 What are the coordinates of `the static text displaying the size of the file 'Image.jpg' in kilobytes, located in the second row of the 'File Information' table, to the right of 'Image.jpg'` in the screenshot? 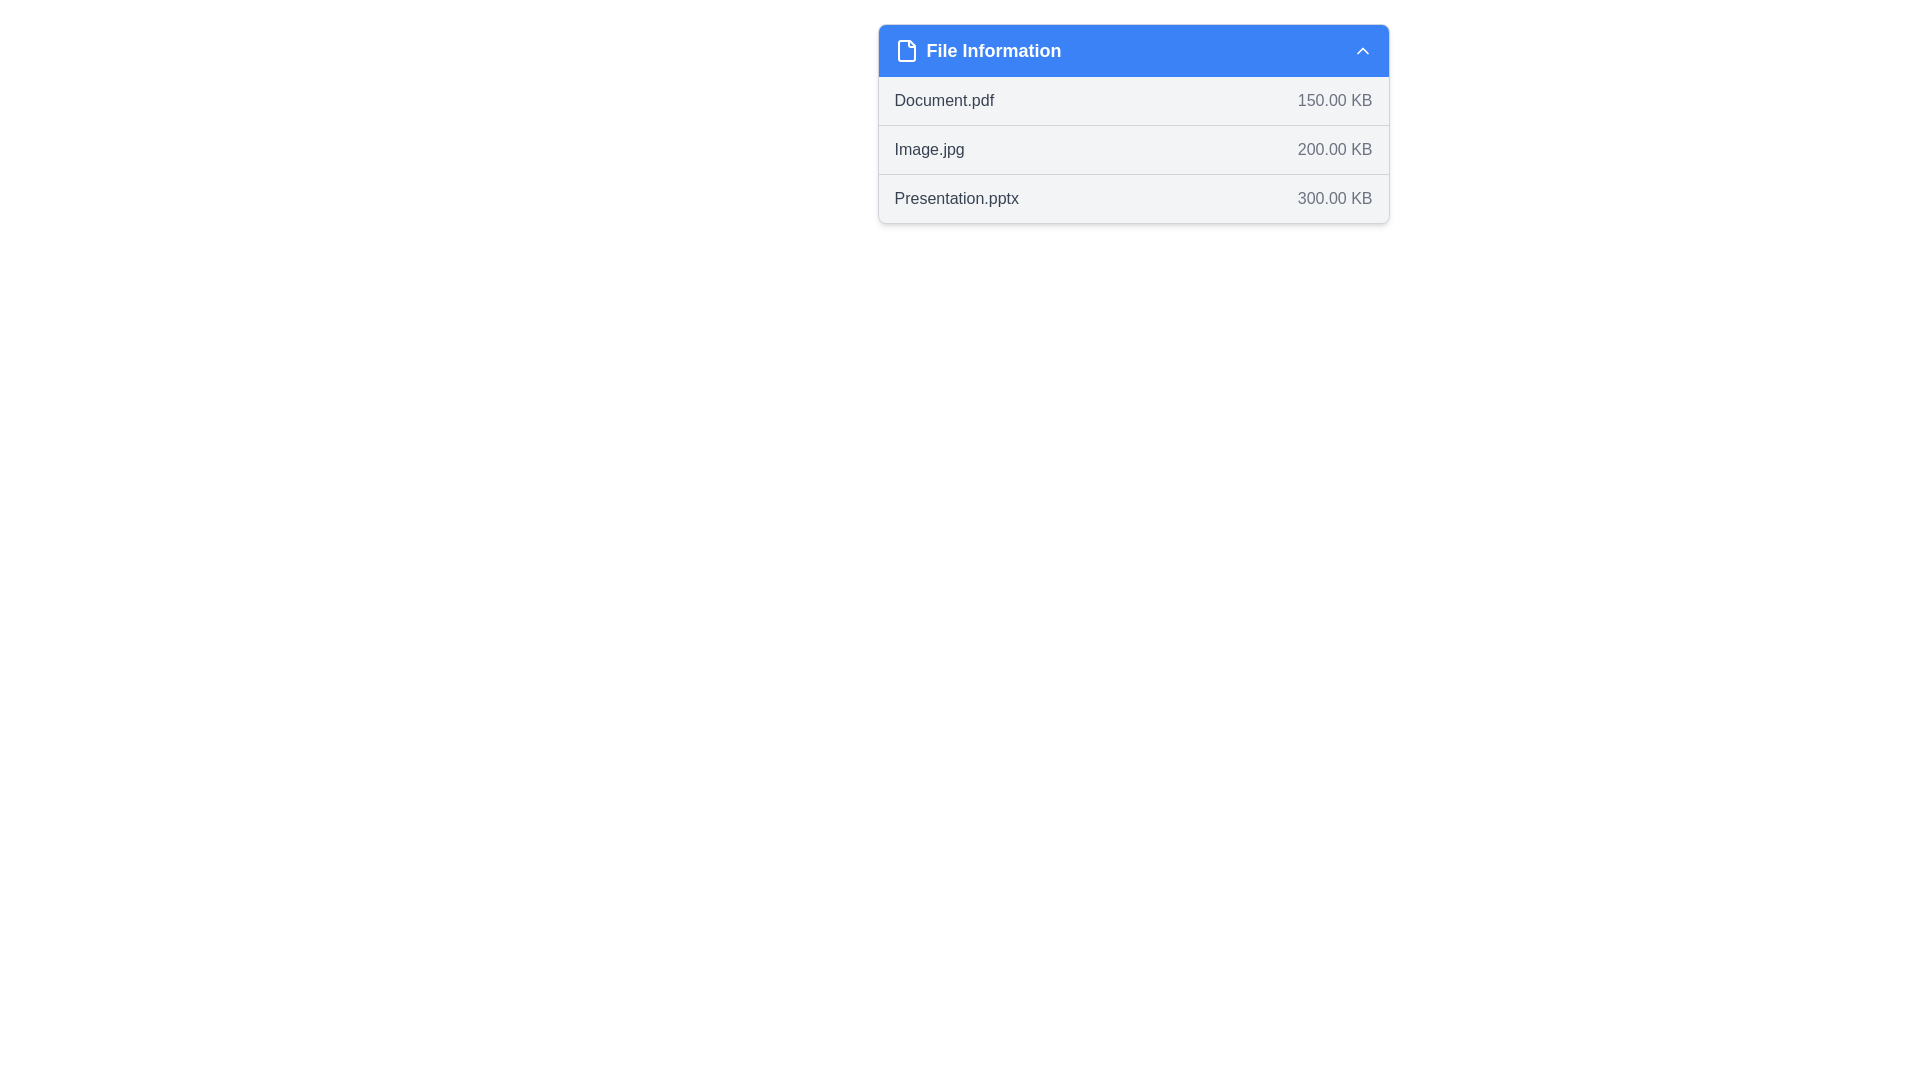 It's located at (1335, 149).